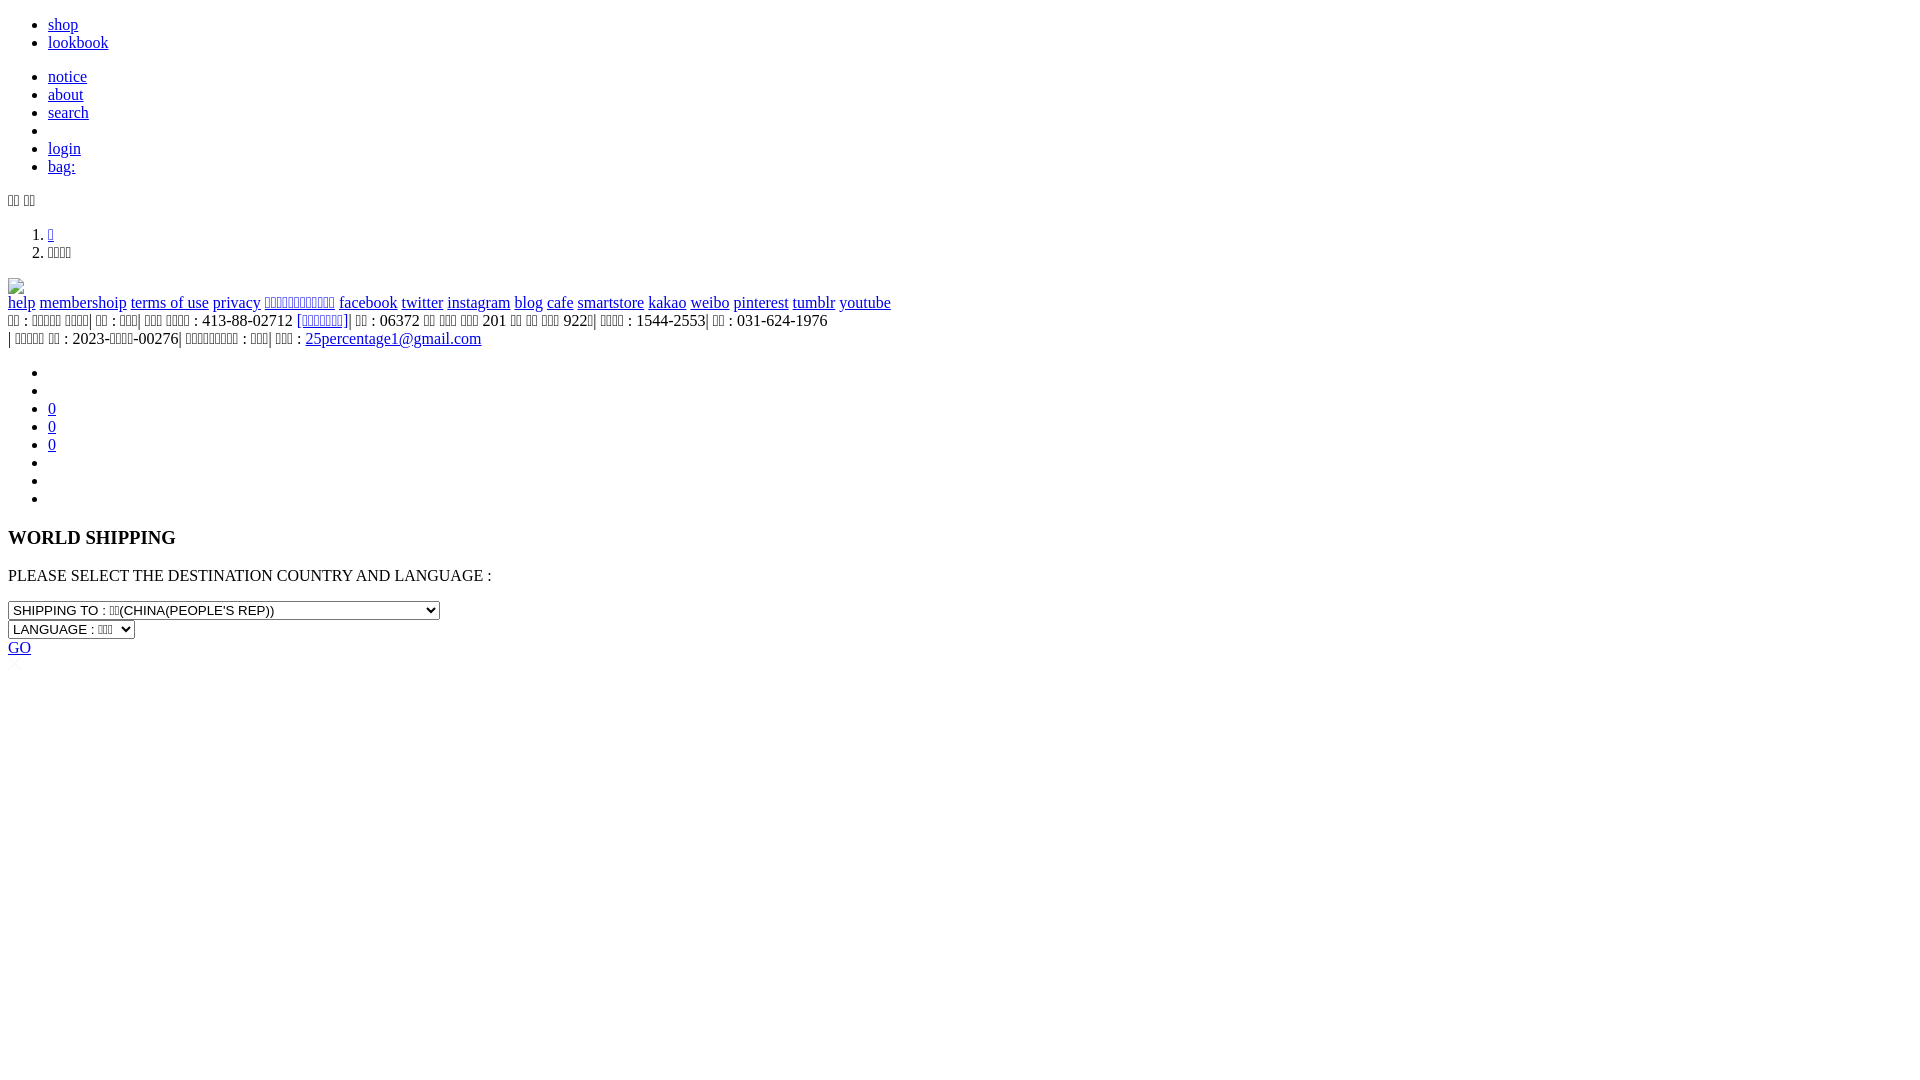 This screenshot has width=1920, height=1080. Describe the element at coordinates (68, 112) in the screenshot. I see `'search'` at that location.